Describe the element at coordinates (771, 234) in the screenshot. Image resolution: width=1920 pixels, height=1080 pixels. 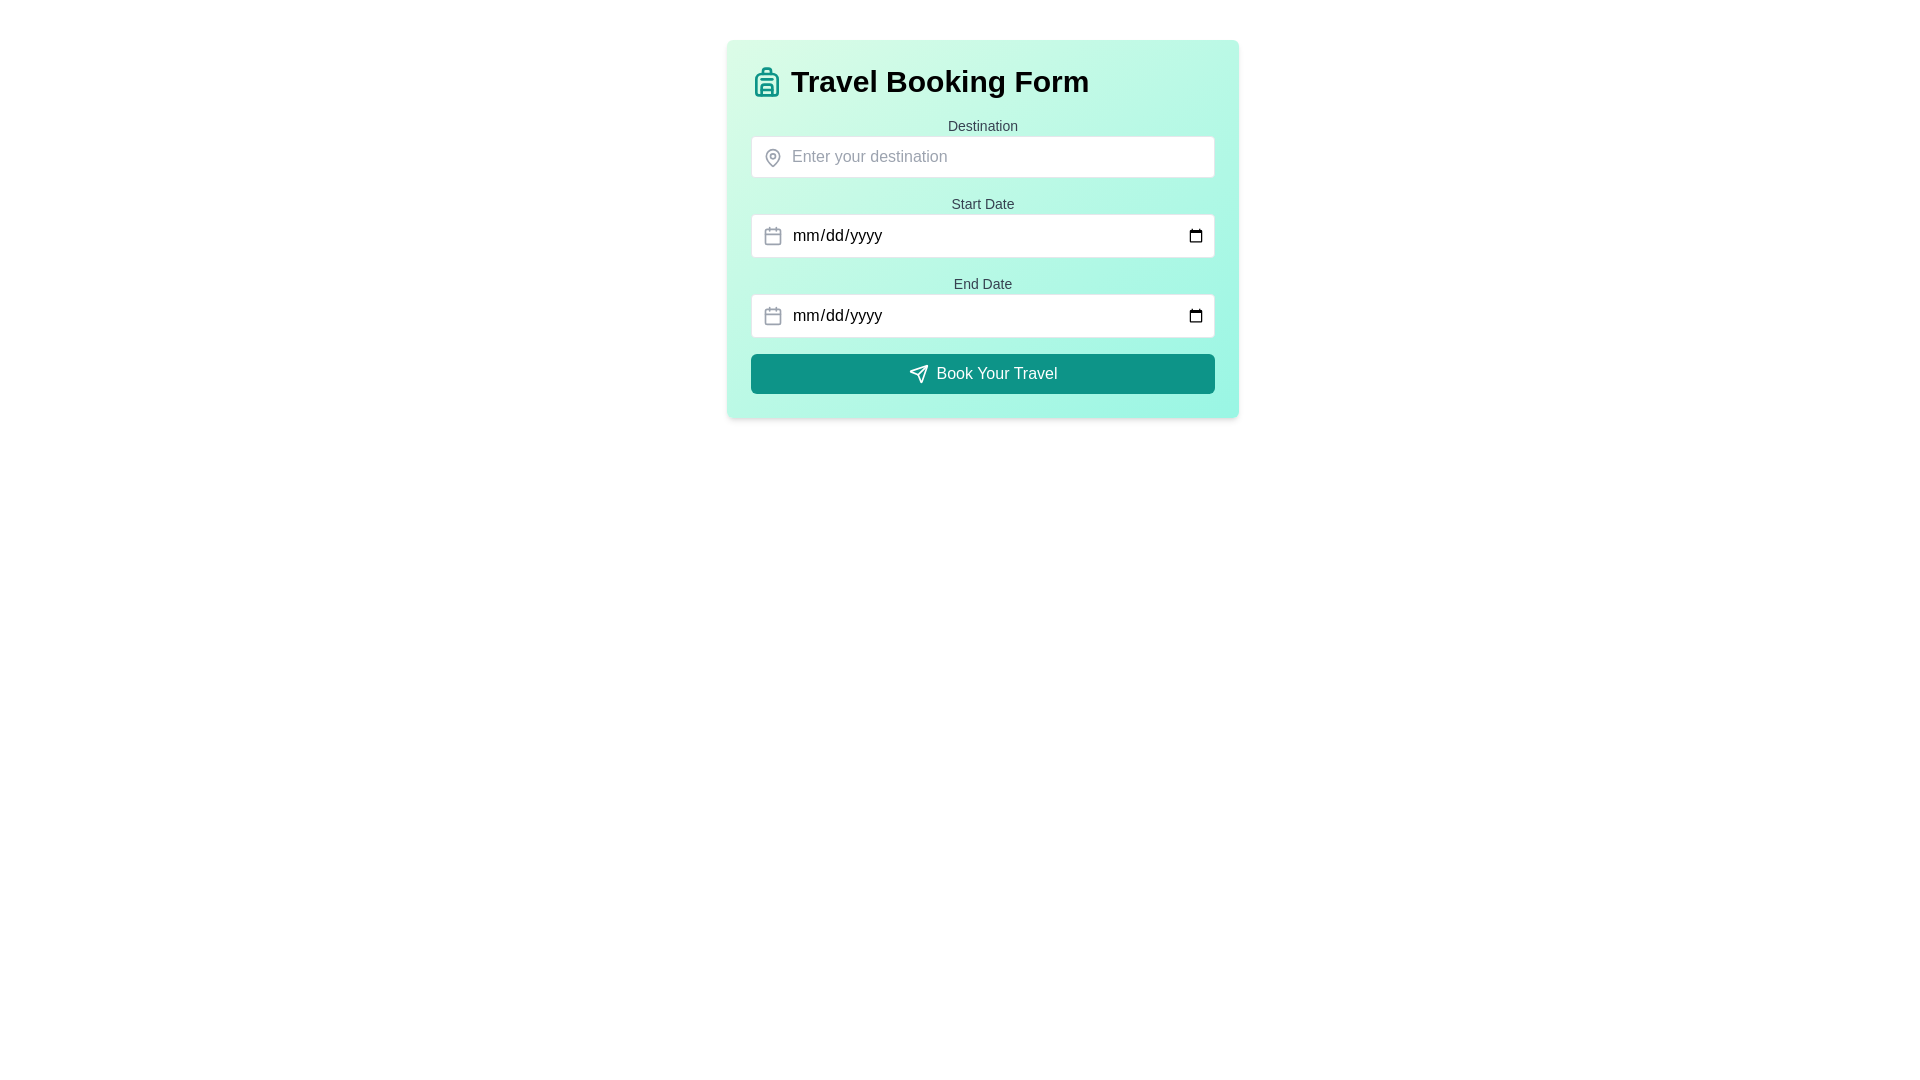
I see `the SVG rectangle graphic element inside the calendar icon, which is positioned near the 'Start Date' label and input field` at that location.